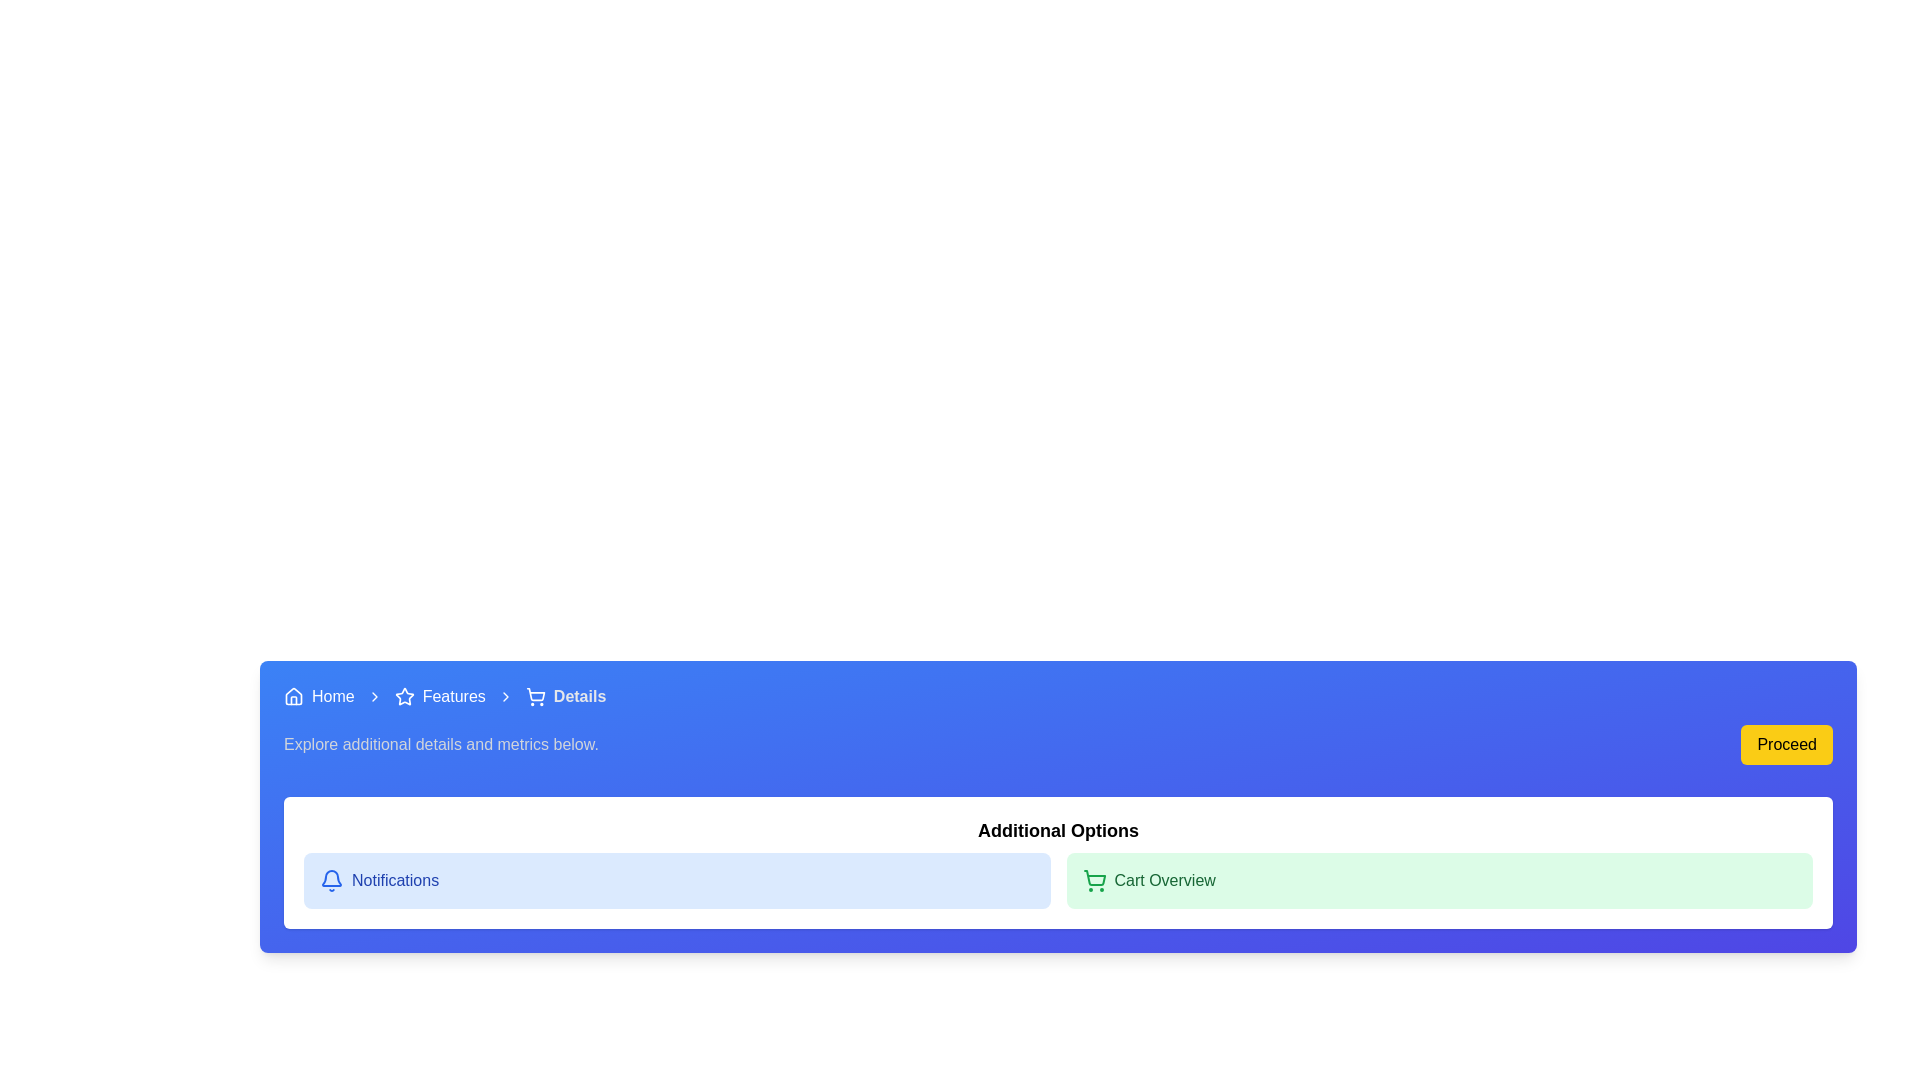 The height and width of the screenshot is (1080, 1920). I want to click on the 'Home' hyperlink with a house icon located in the breadcrumb navigation bar at the top left of the blue header section, so click(318, 696).